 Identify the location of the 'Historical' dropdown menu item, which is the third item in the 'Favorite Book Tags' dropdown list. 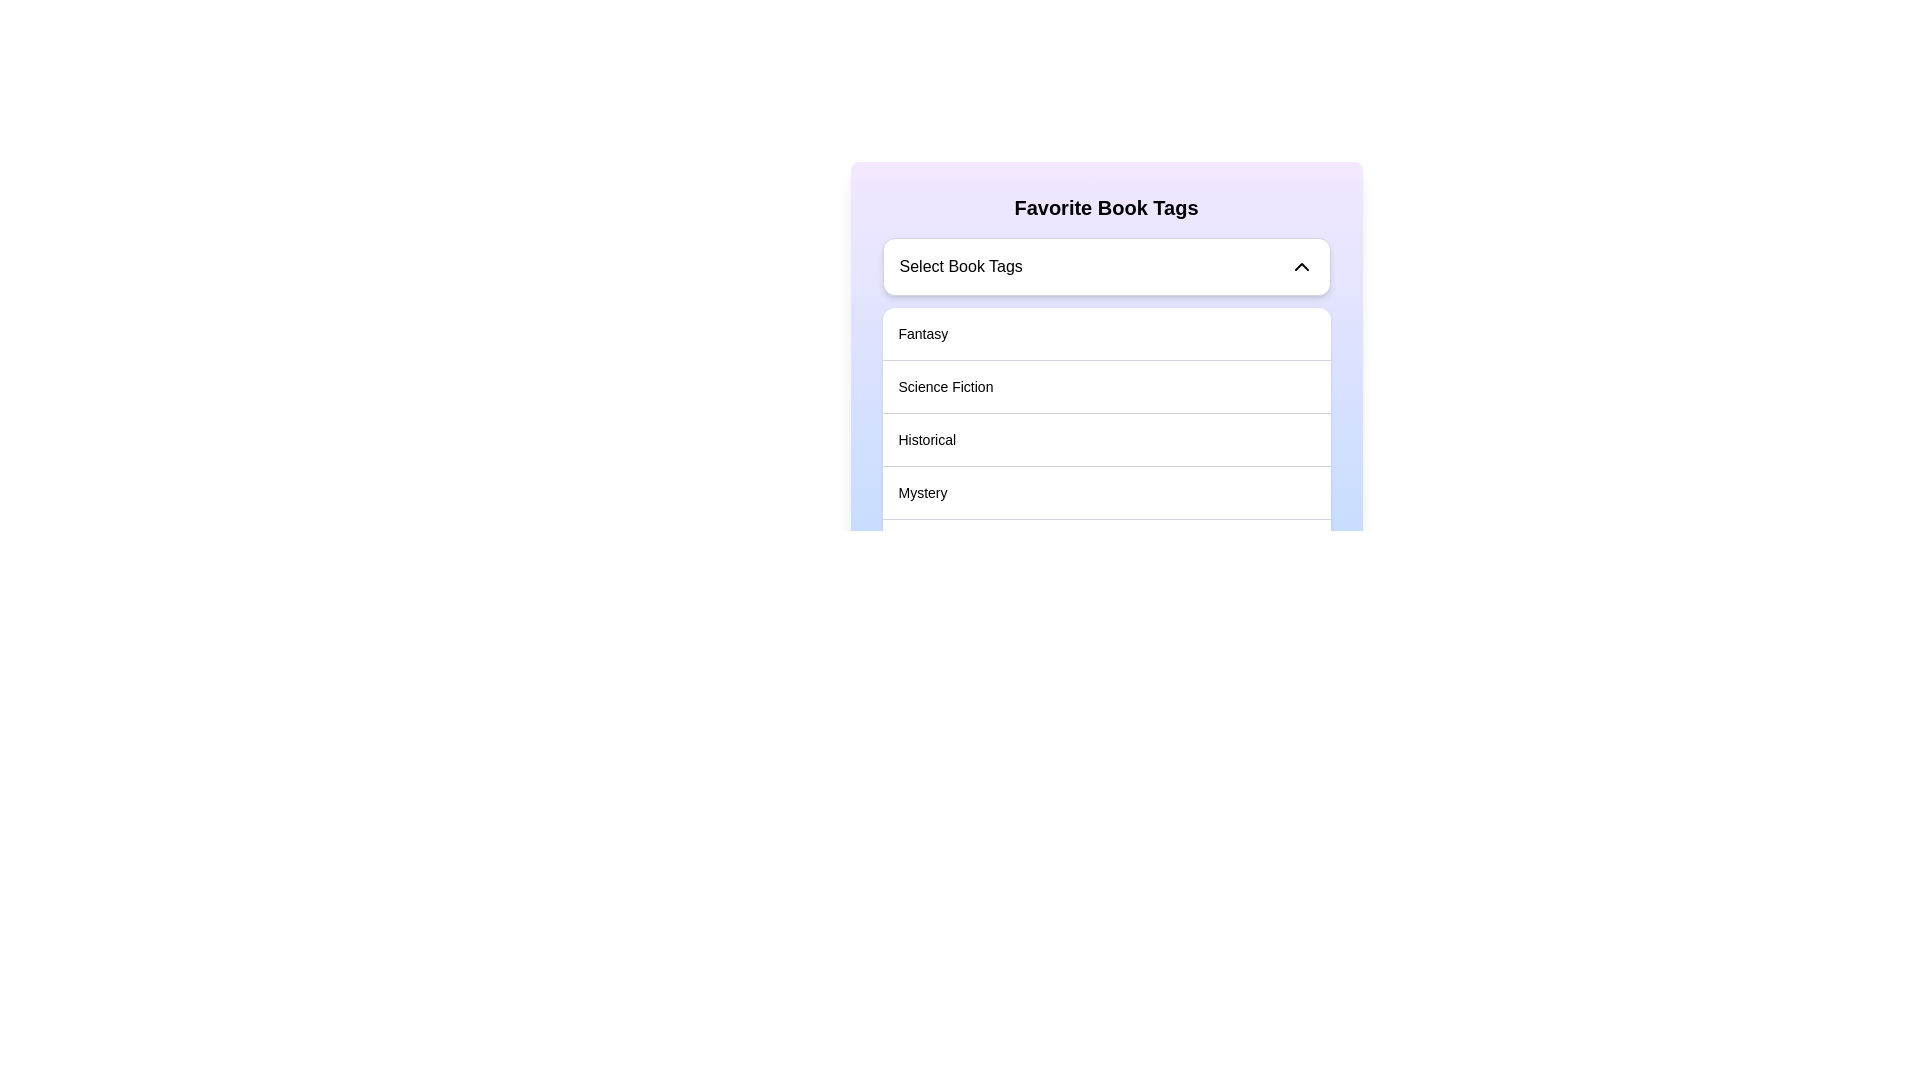
(1105, 438).